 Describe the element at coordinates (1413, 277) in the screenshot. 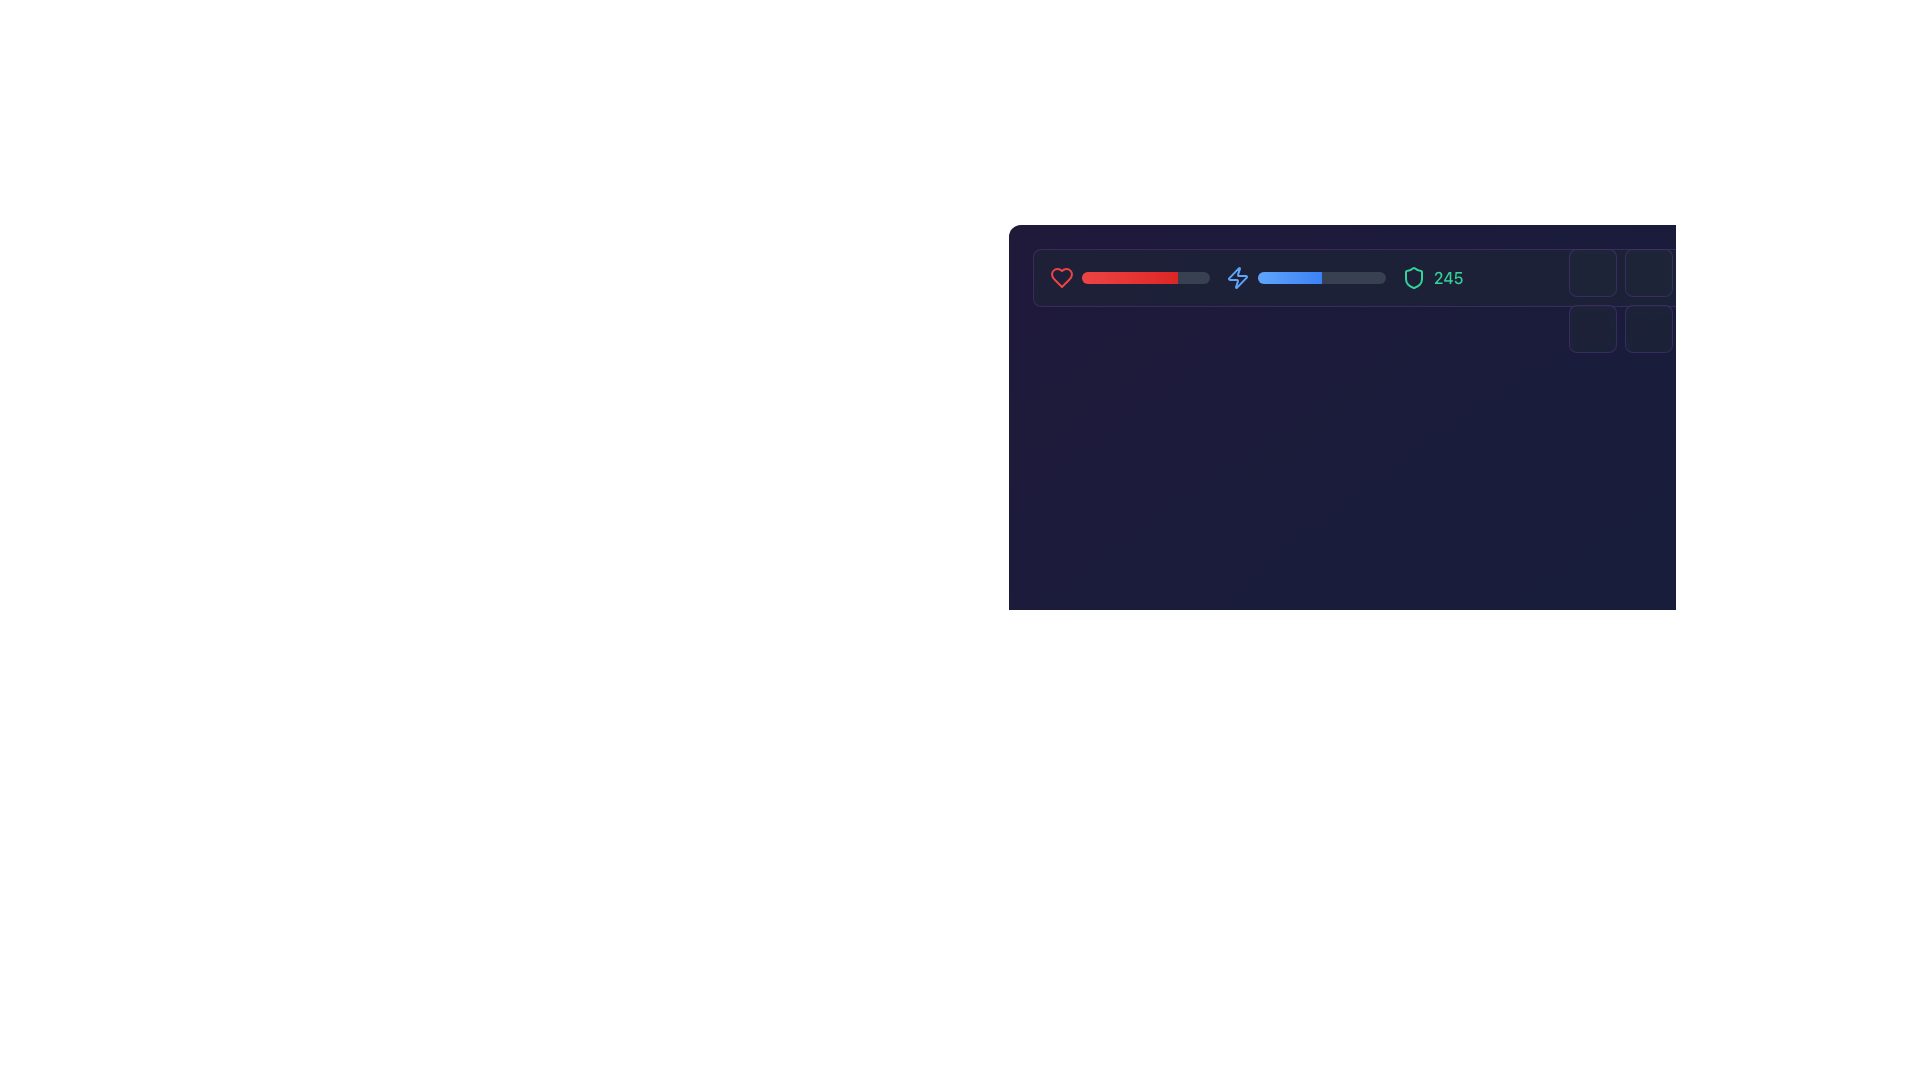

I see `the shield icon located near the top-right corner of the interface` at that location.